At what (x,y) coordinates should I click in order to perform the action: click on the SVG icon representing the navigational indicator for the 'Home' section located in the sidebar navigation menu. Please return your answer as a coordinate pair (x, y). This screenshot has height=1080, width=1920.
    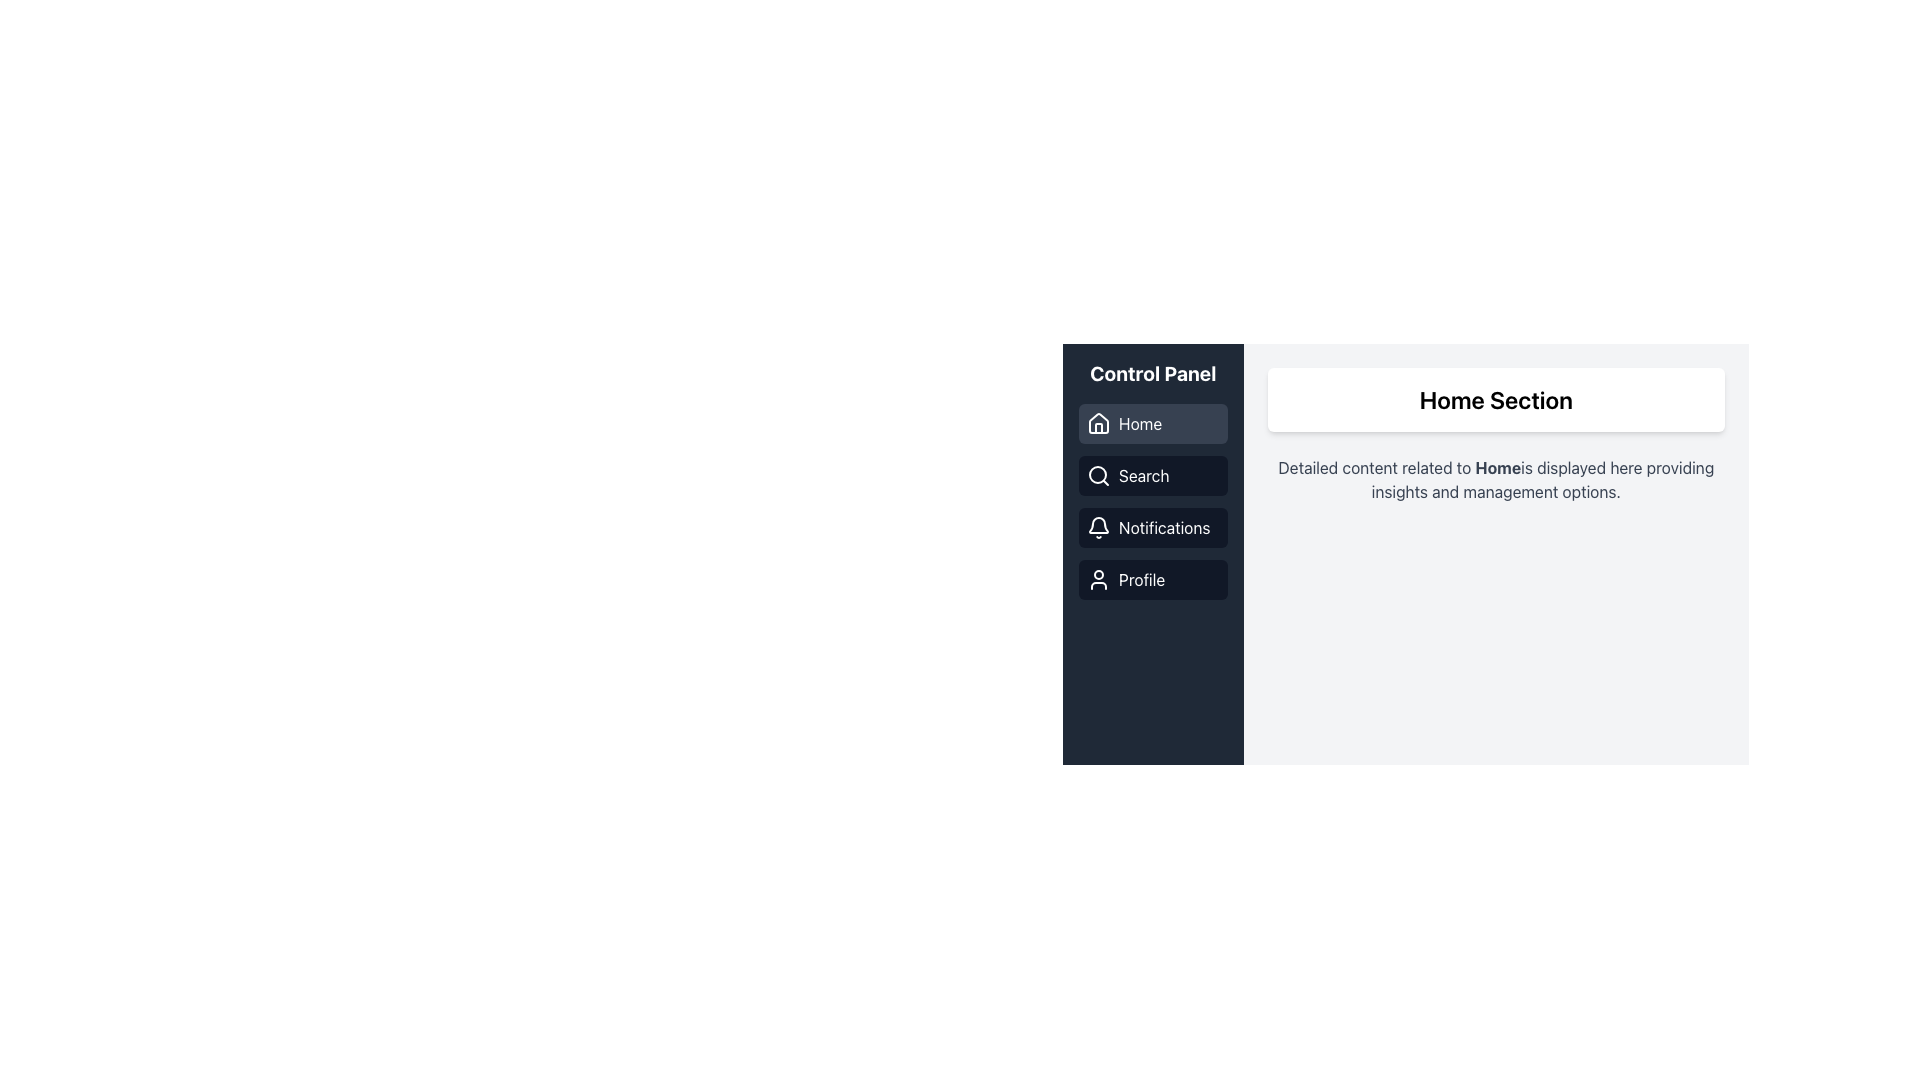
    Looking at the image, I should click on (1098, 423).